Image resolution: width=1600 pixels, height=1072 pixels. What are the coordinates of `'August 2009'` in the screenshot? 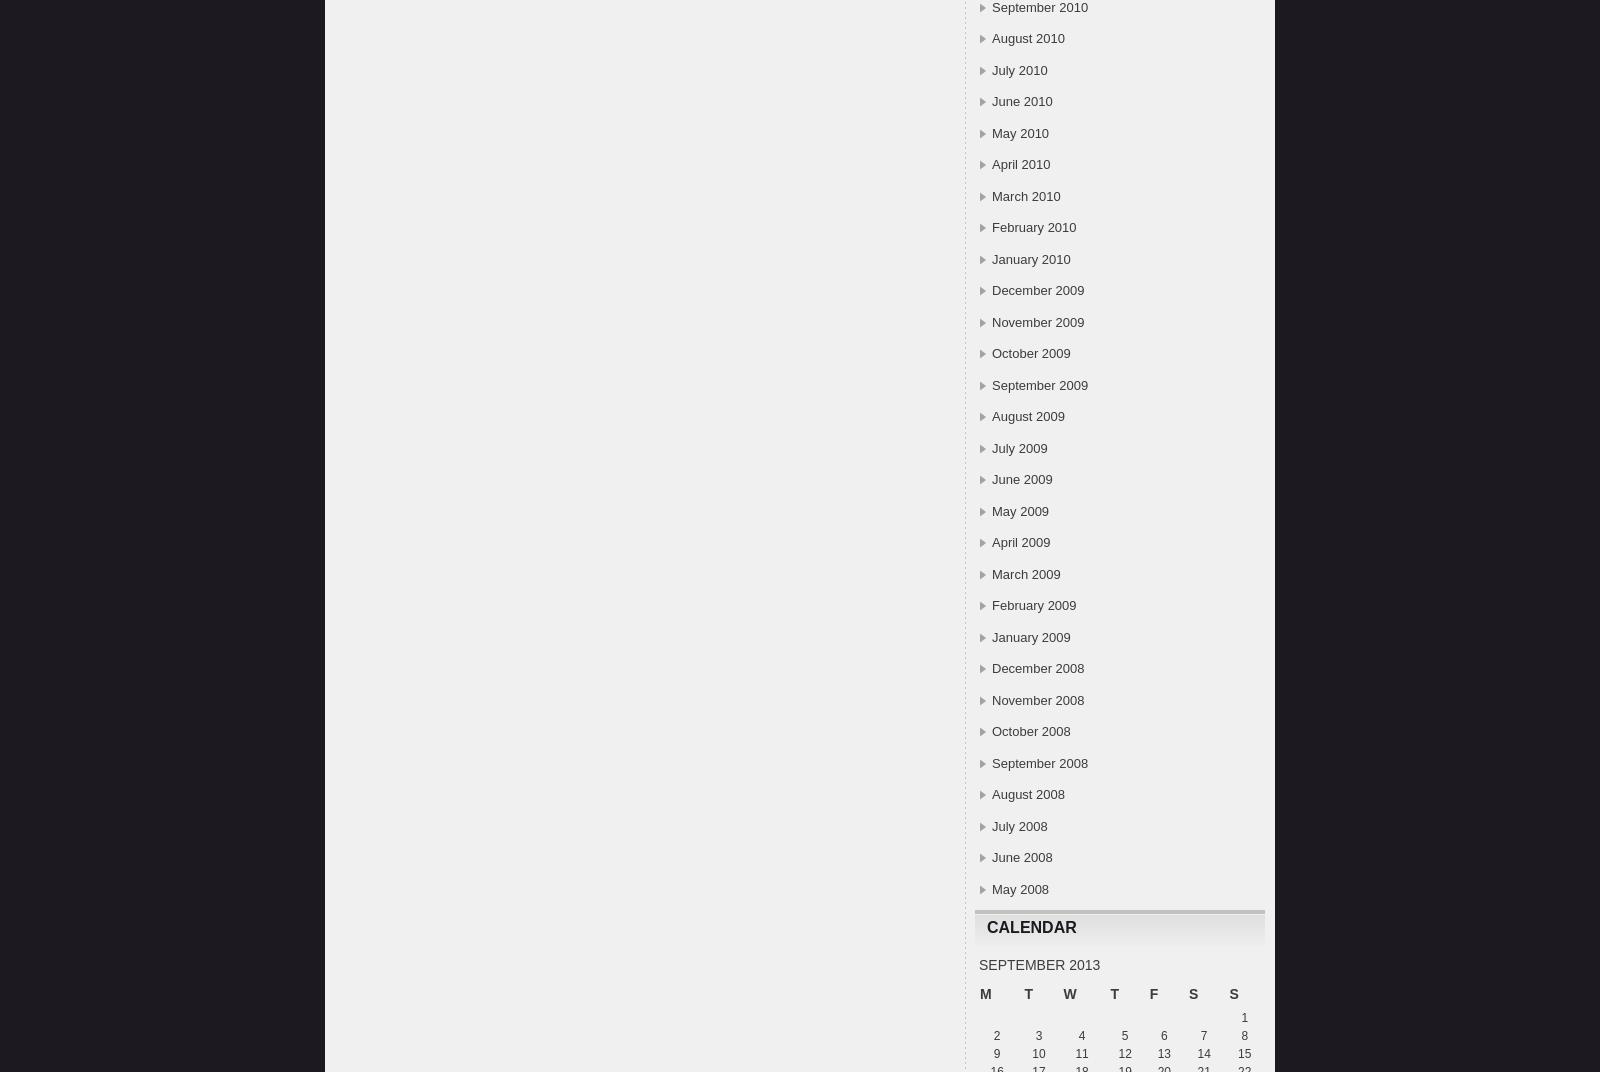 It's located at (1028, 415).